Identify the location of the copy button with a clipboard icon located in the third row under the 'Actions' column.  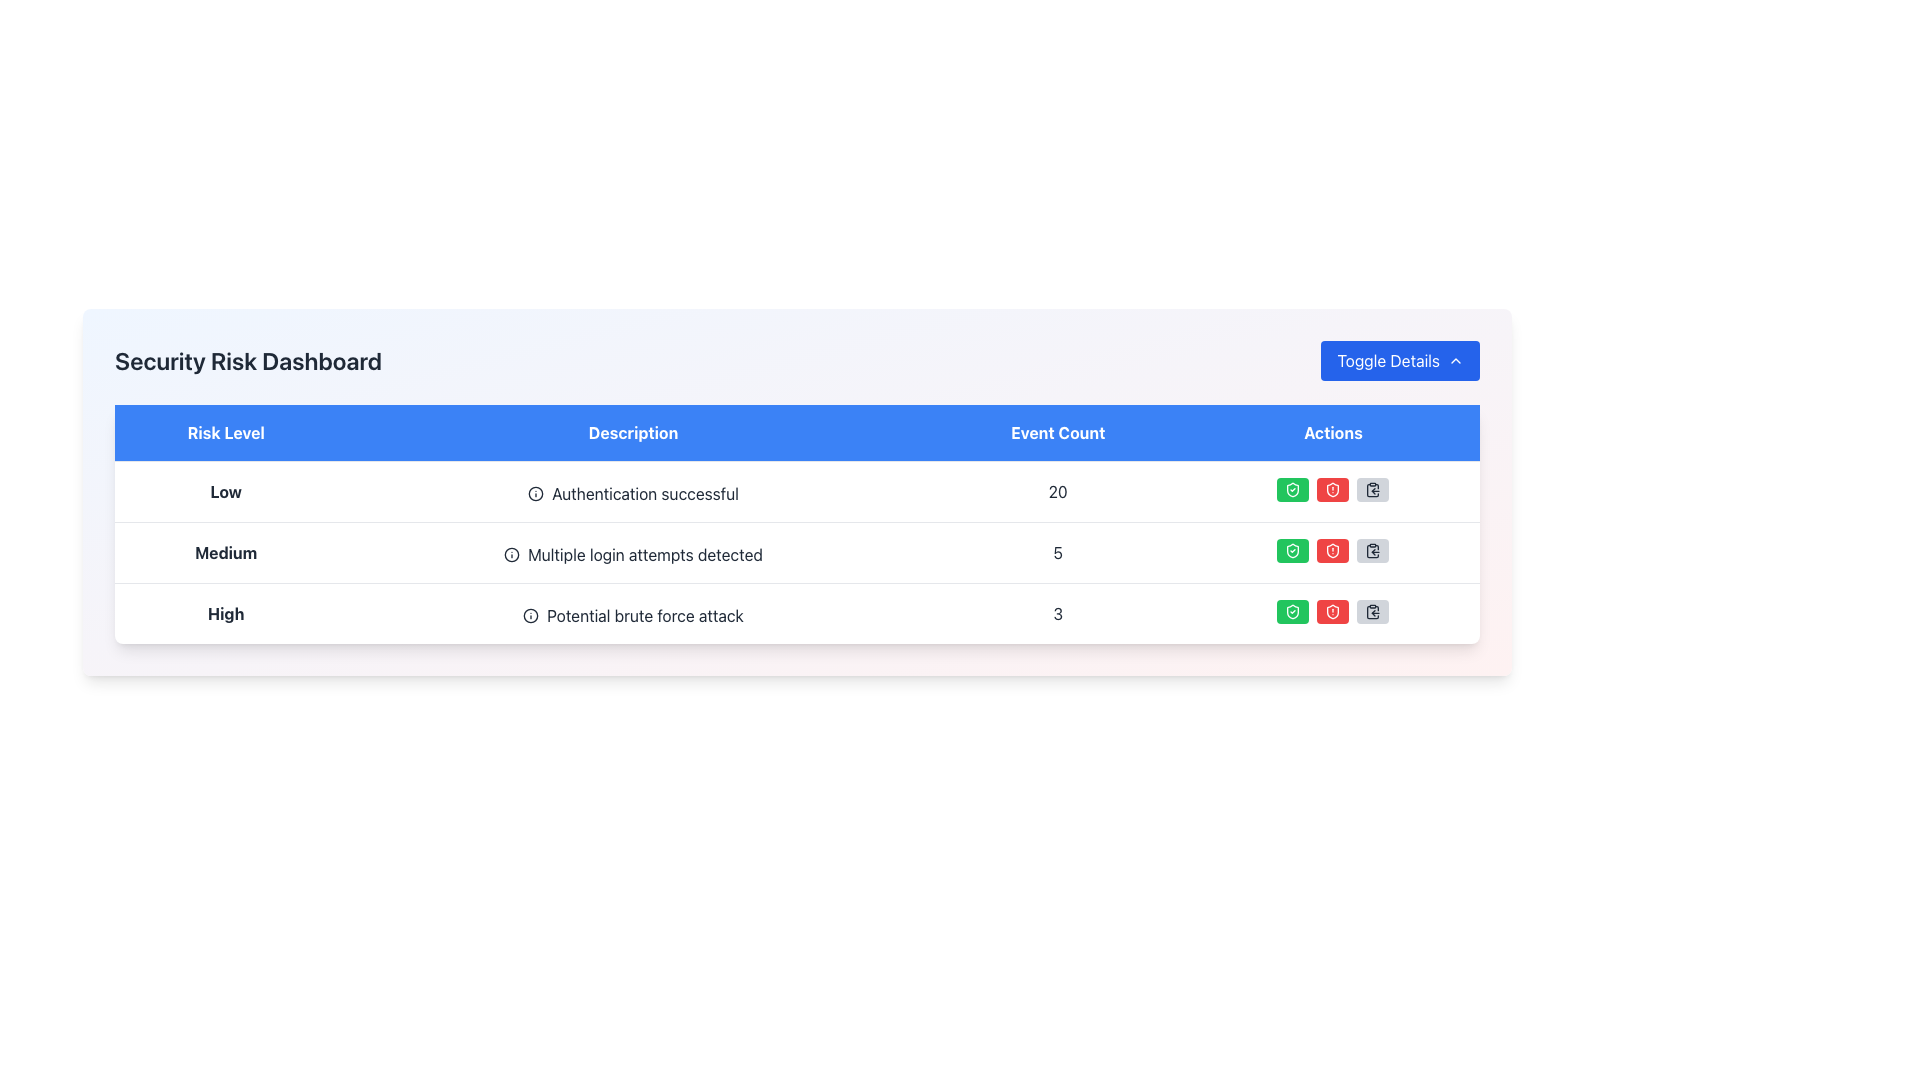
(1372, 551).